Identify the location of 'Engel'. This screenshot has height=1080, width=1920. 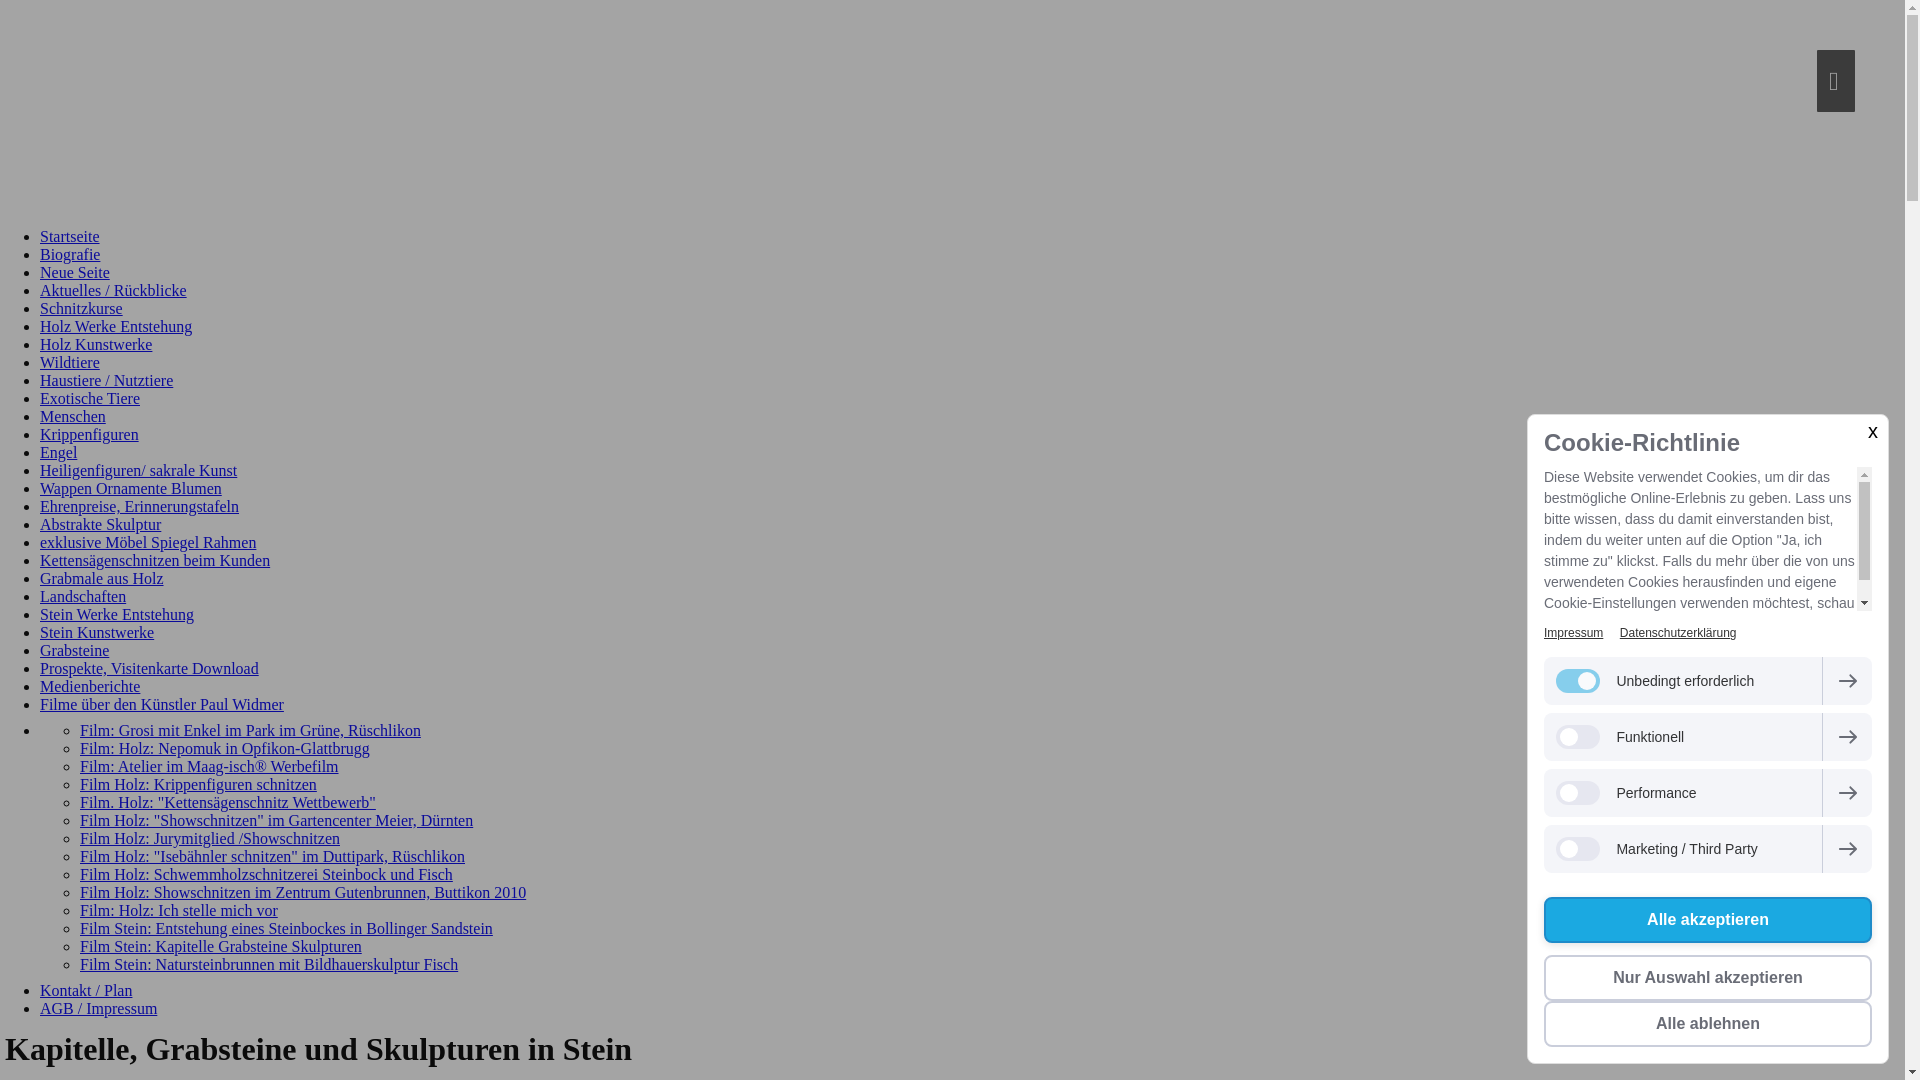
(58, 452).